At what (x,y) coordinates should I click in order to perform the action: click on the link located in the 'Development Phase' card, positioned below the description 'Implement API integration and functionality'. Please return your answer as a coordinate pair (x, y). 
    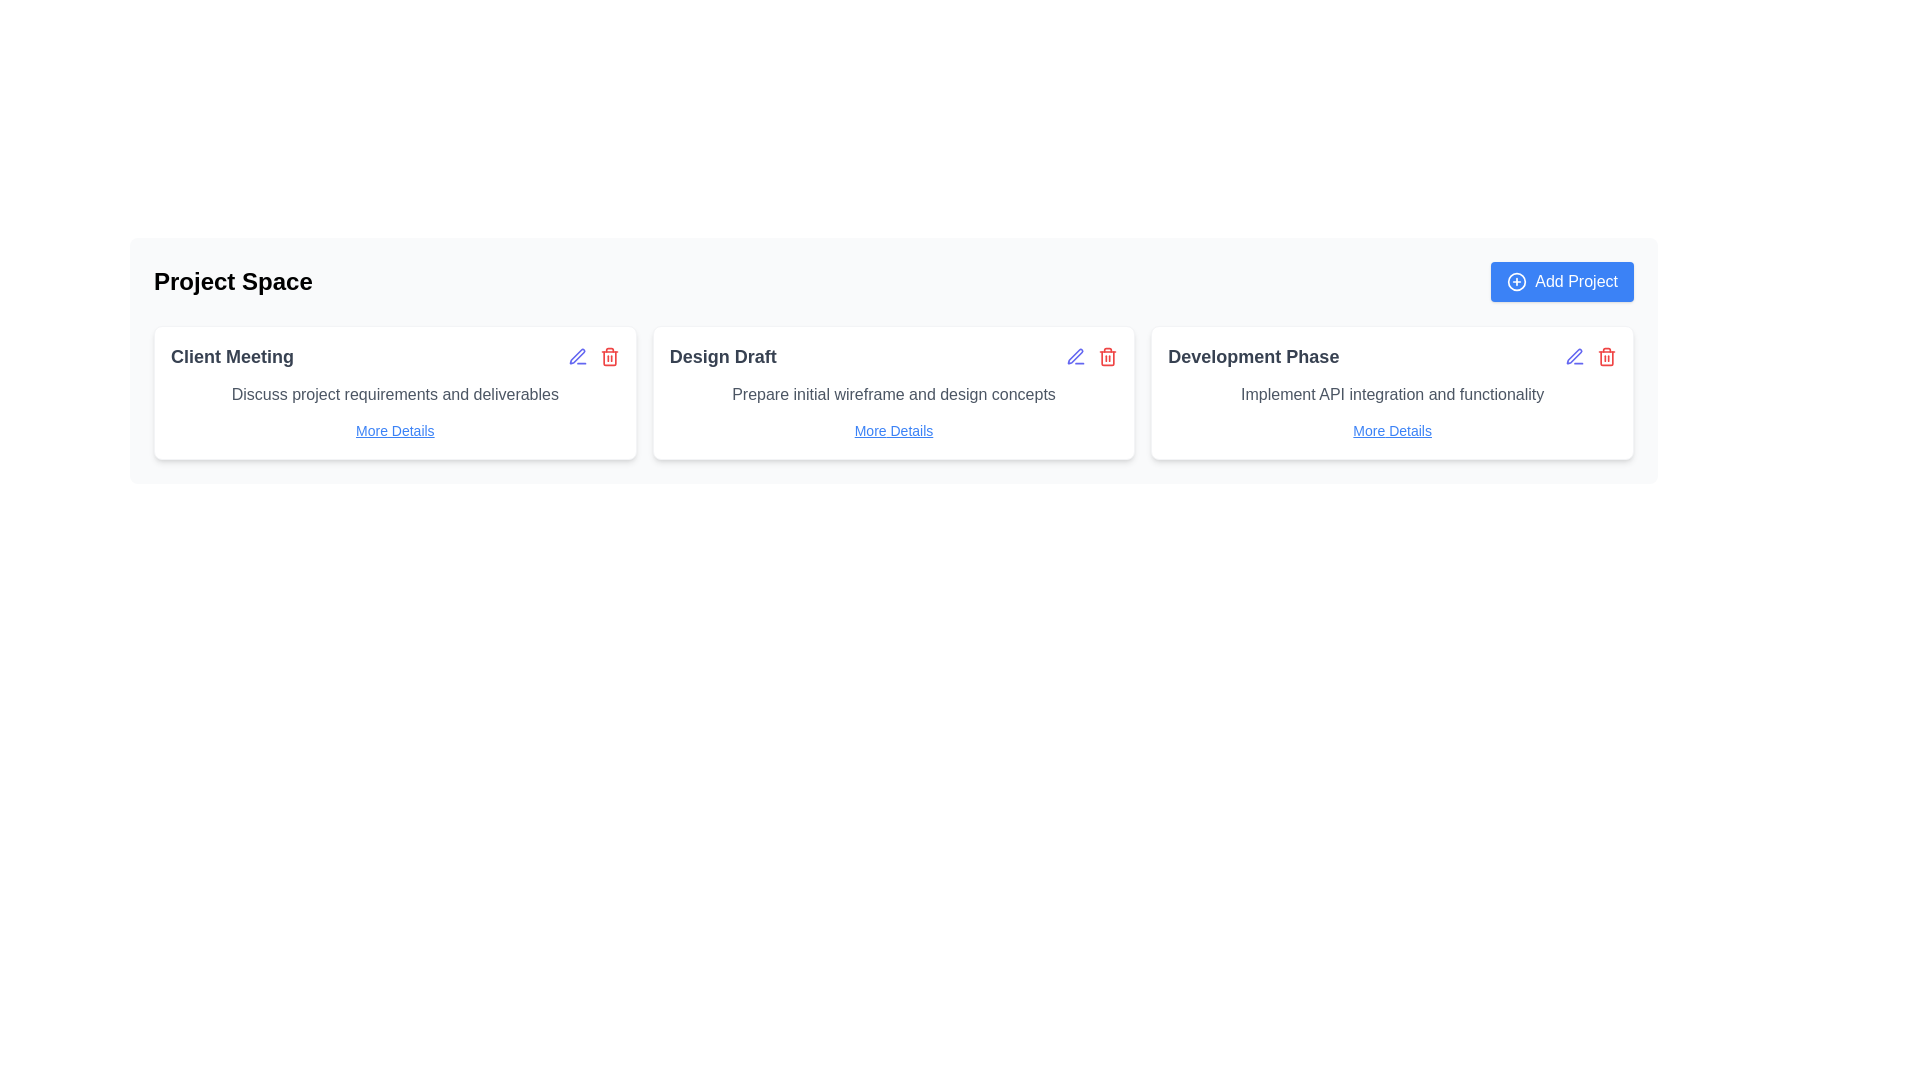
    Looking at the image, I should click on (1391, 430).